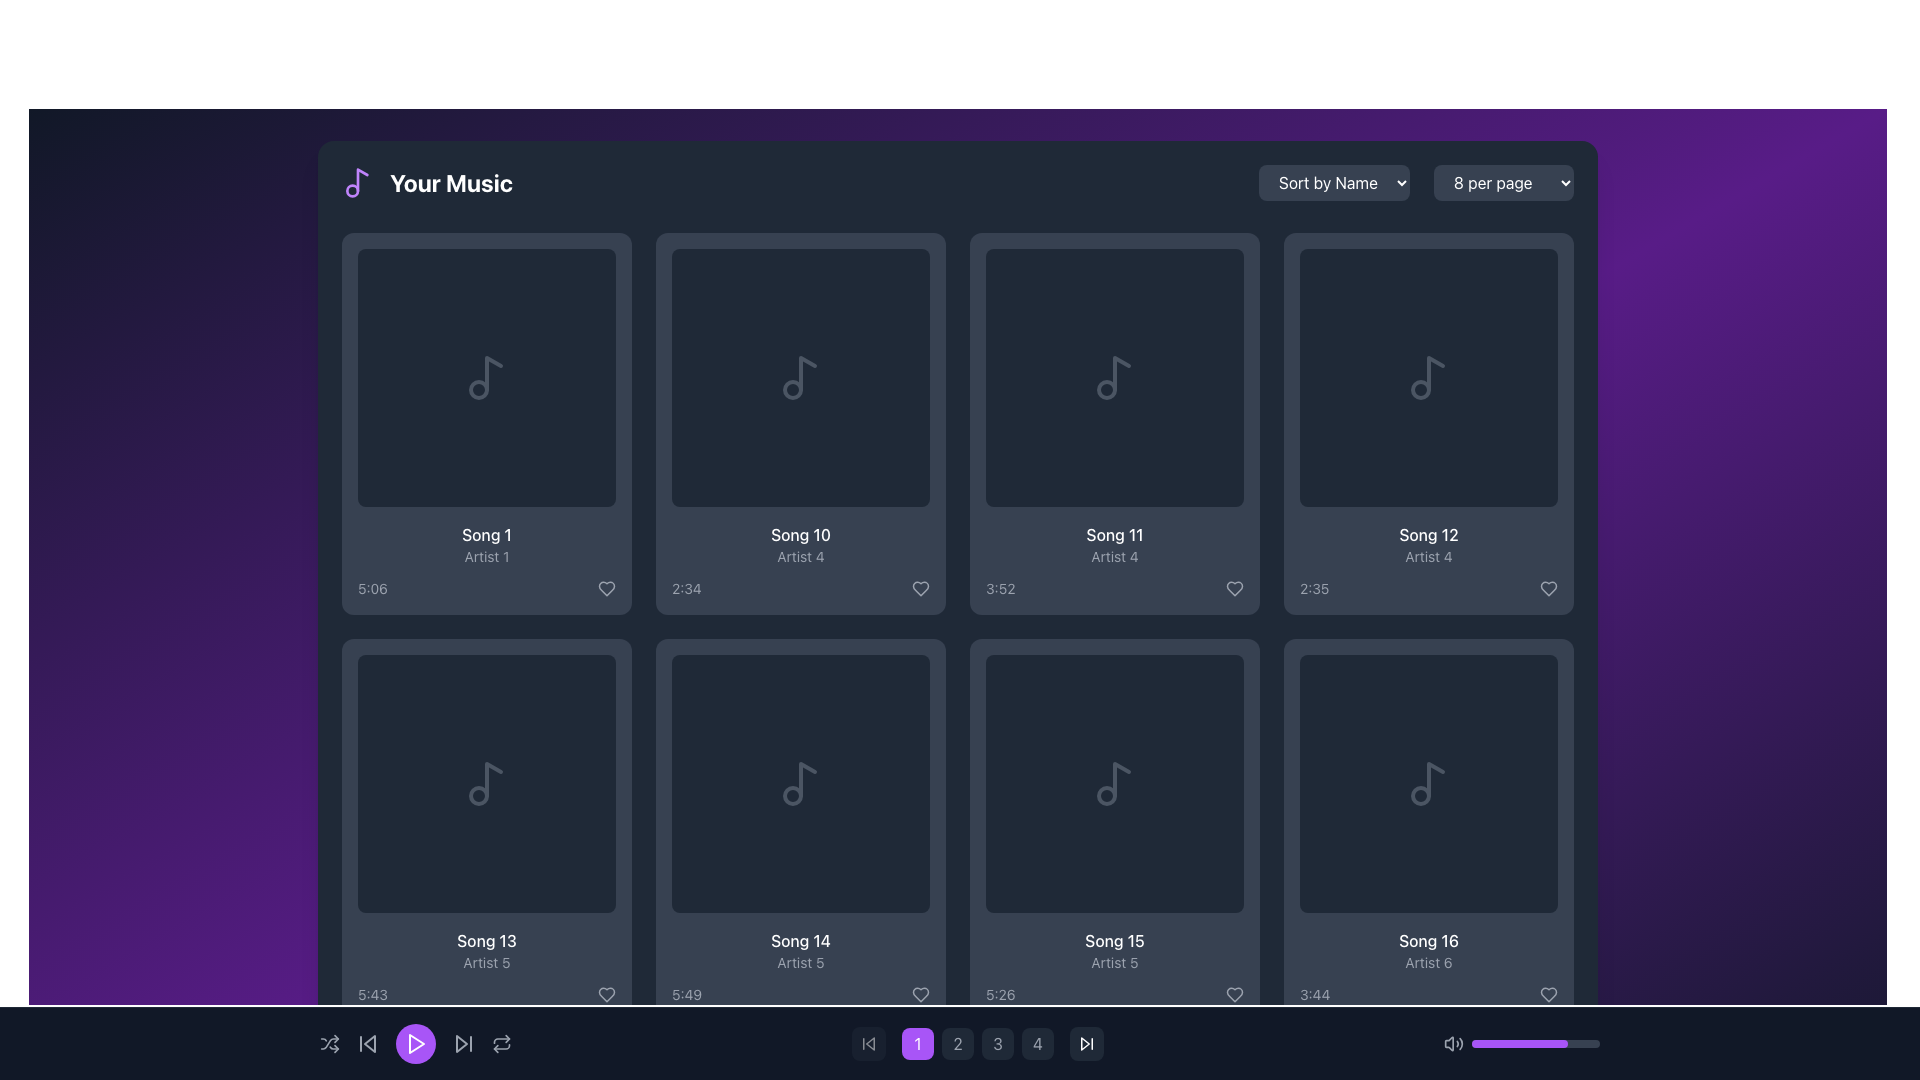  I want to click on musical note icon styled in gray located in the top-left song card of the grid layout, so click(486, 378).